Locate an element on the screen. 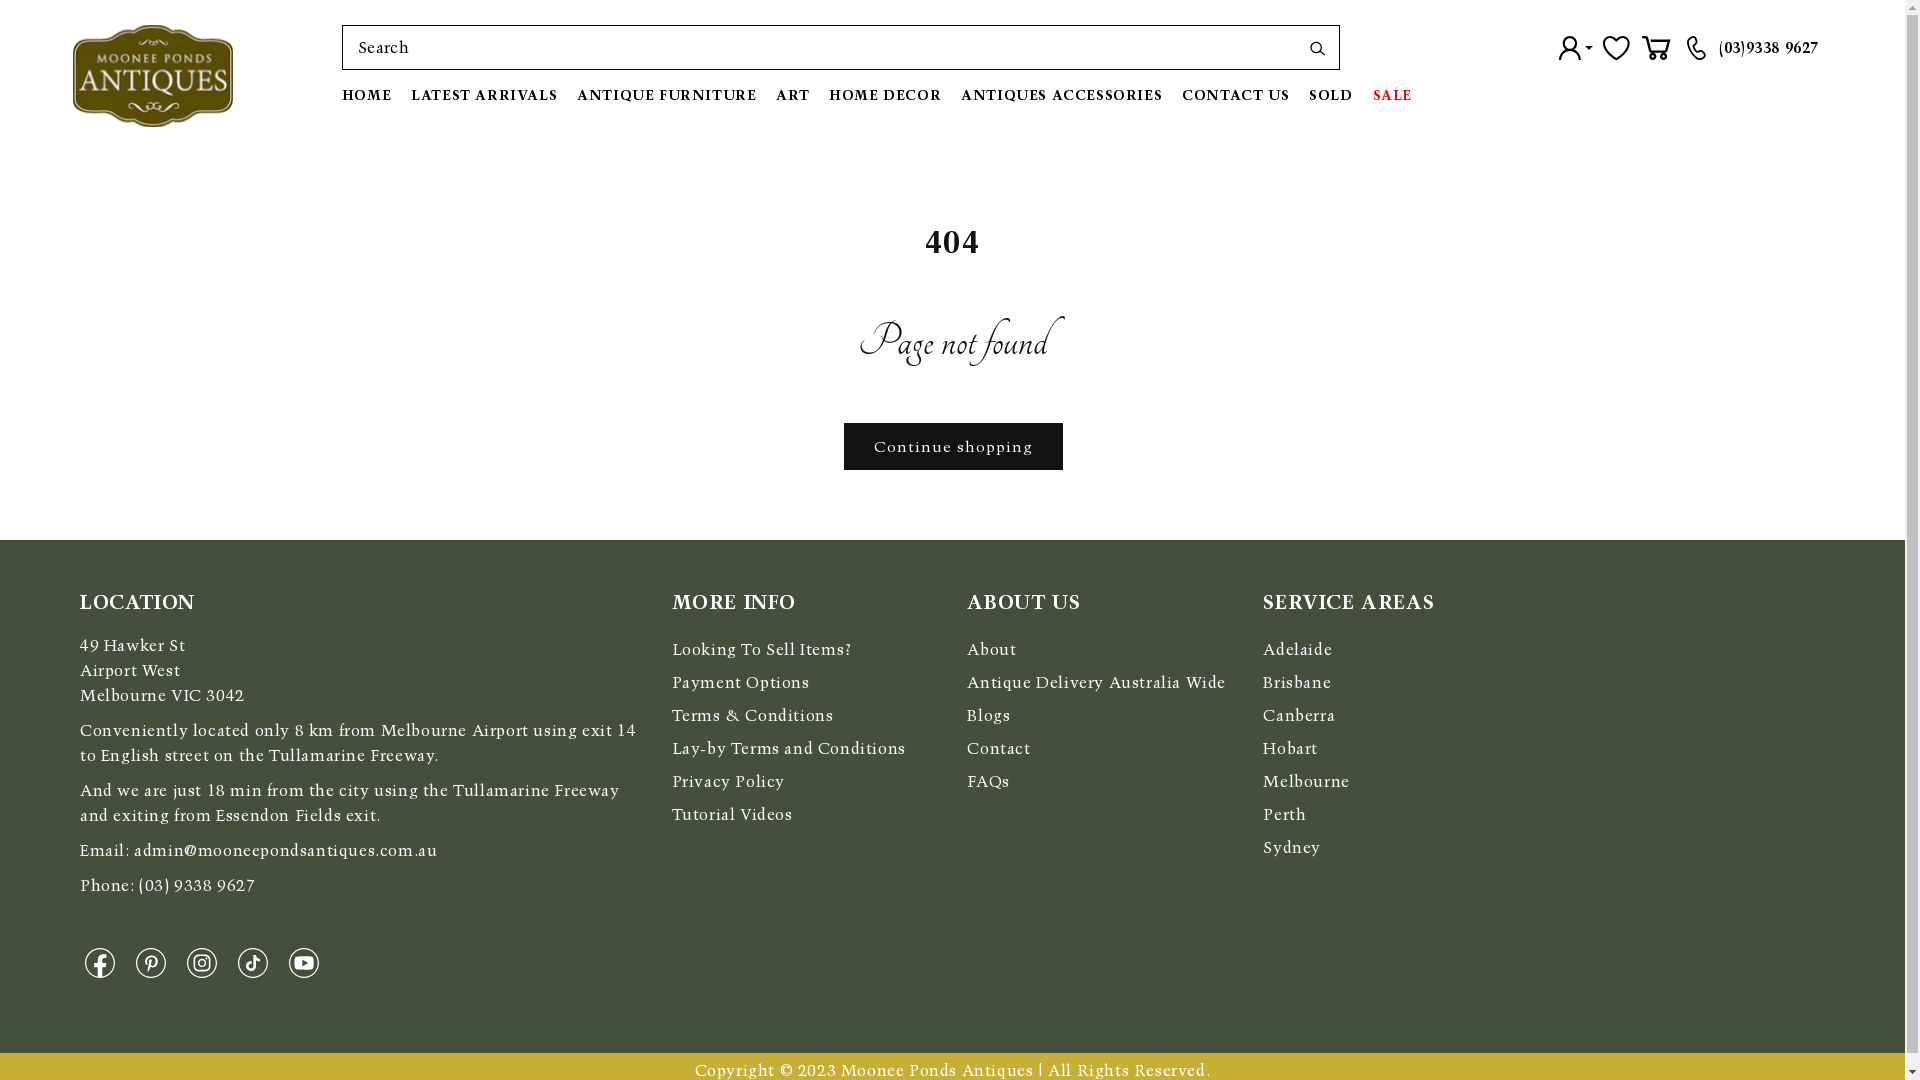 Image resolution: width=1920 pixels, height=1080 pixels. 'Hobart' is located at coordinates (1290, 748).